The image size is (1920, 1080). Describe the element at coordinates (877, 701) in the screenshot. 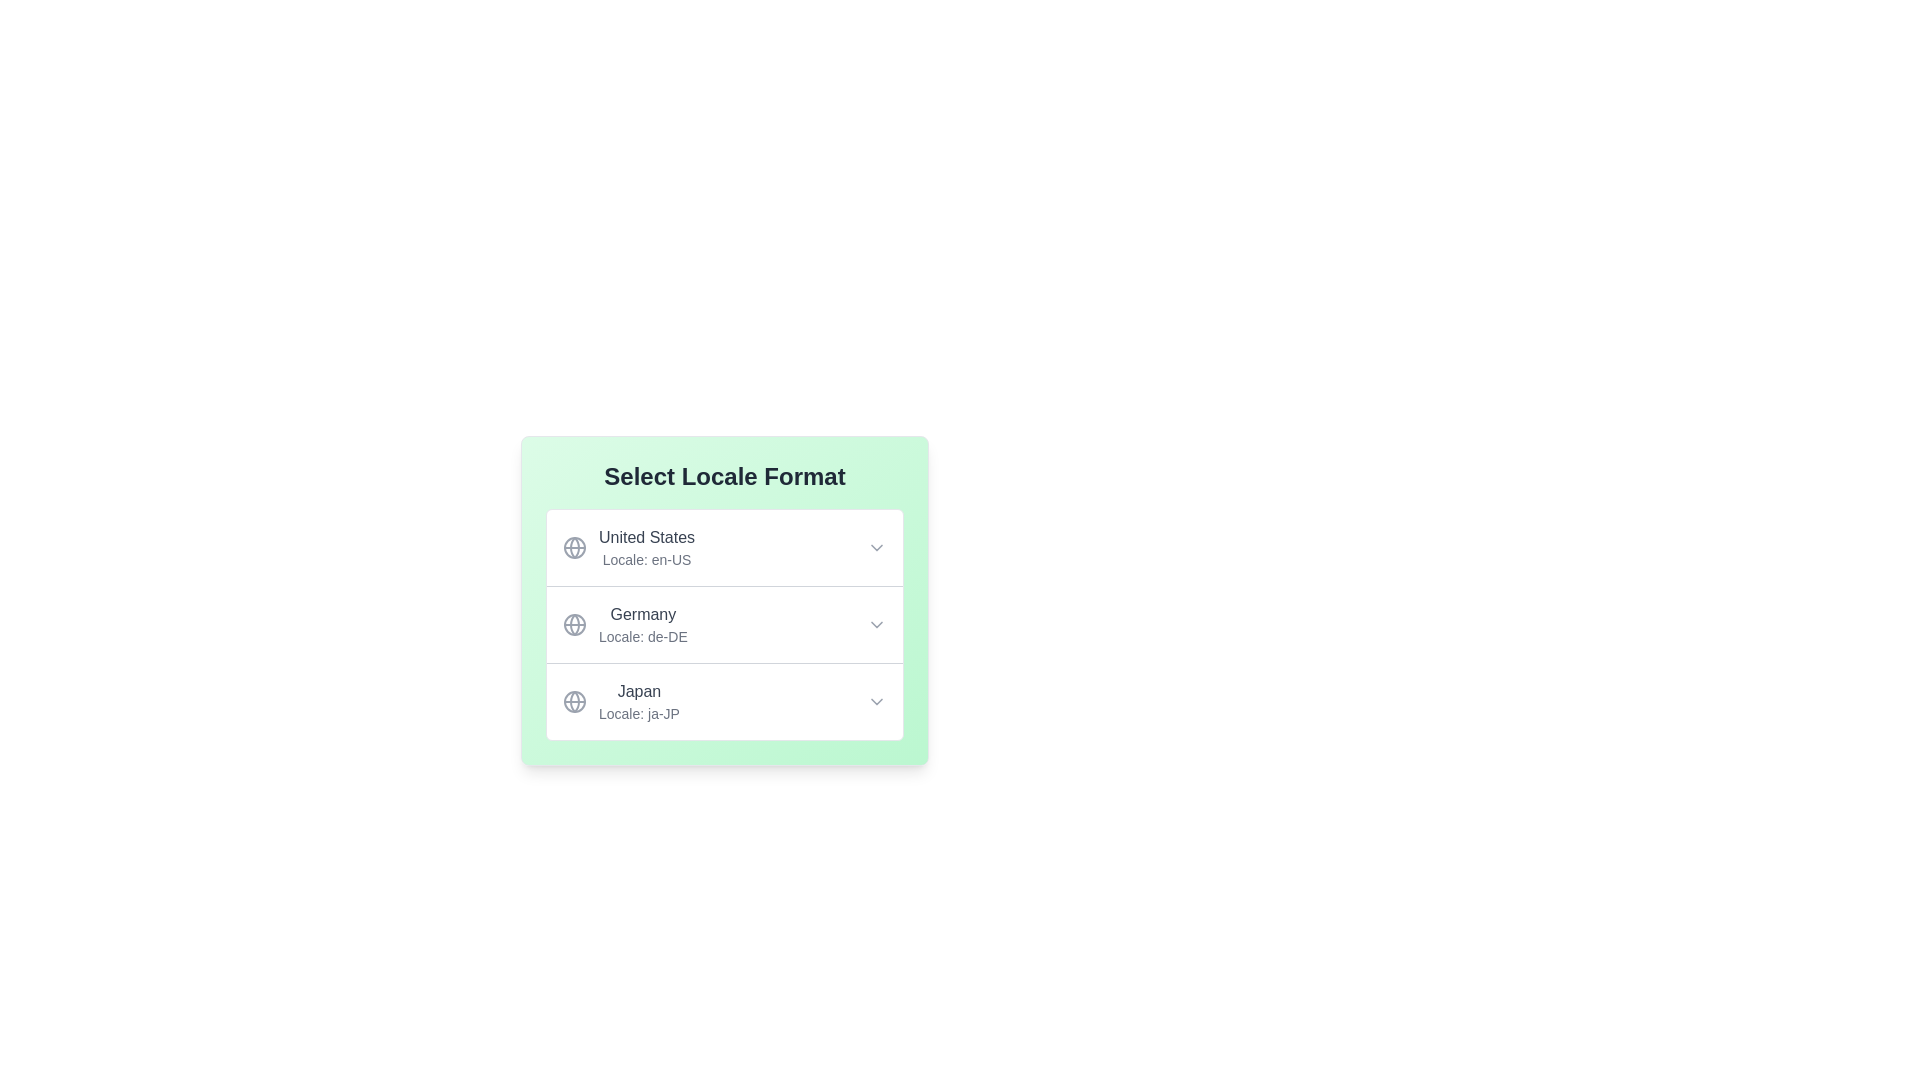

I see `the downward chevron icon at the far right of the 'Japan' locale selector` at that location.